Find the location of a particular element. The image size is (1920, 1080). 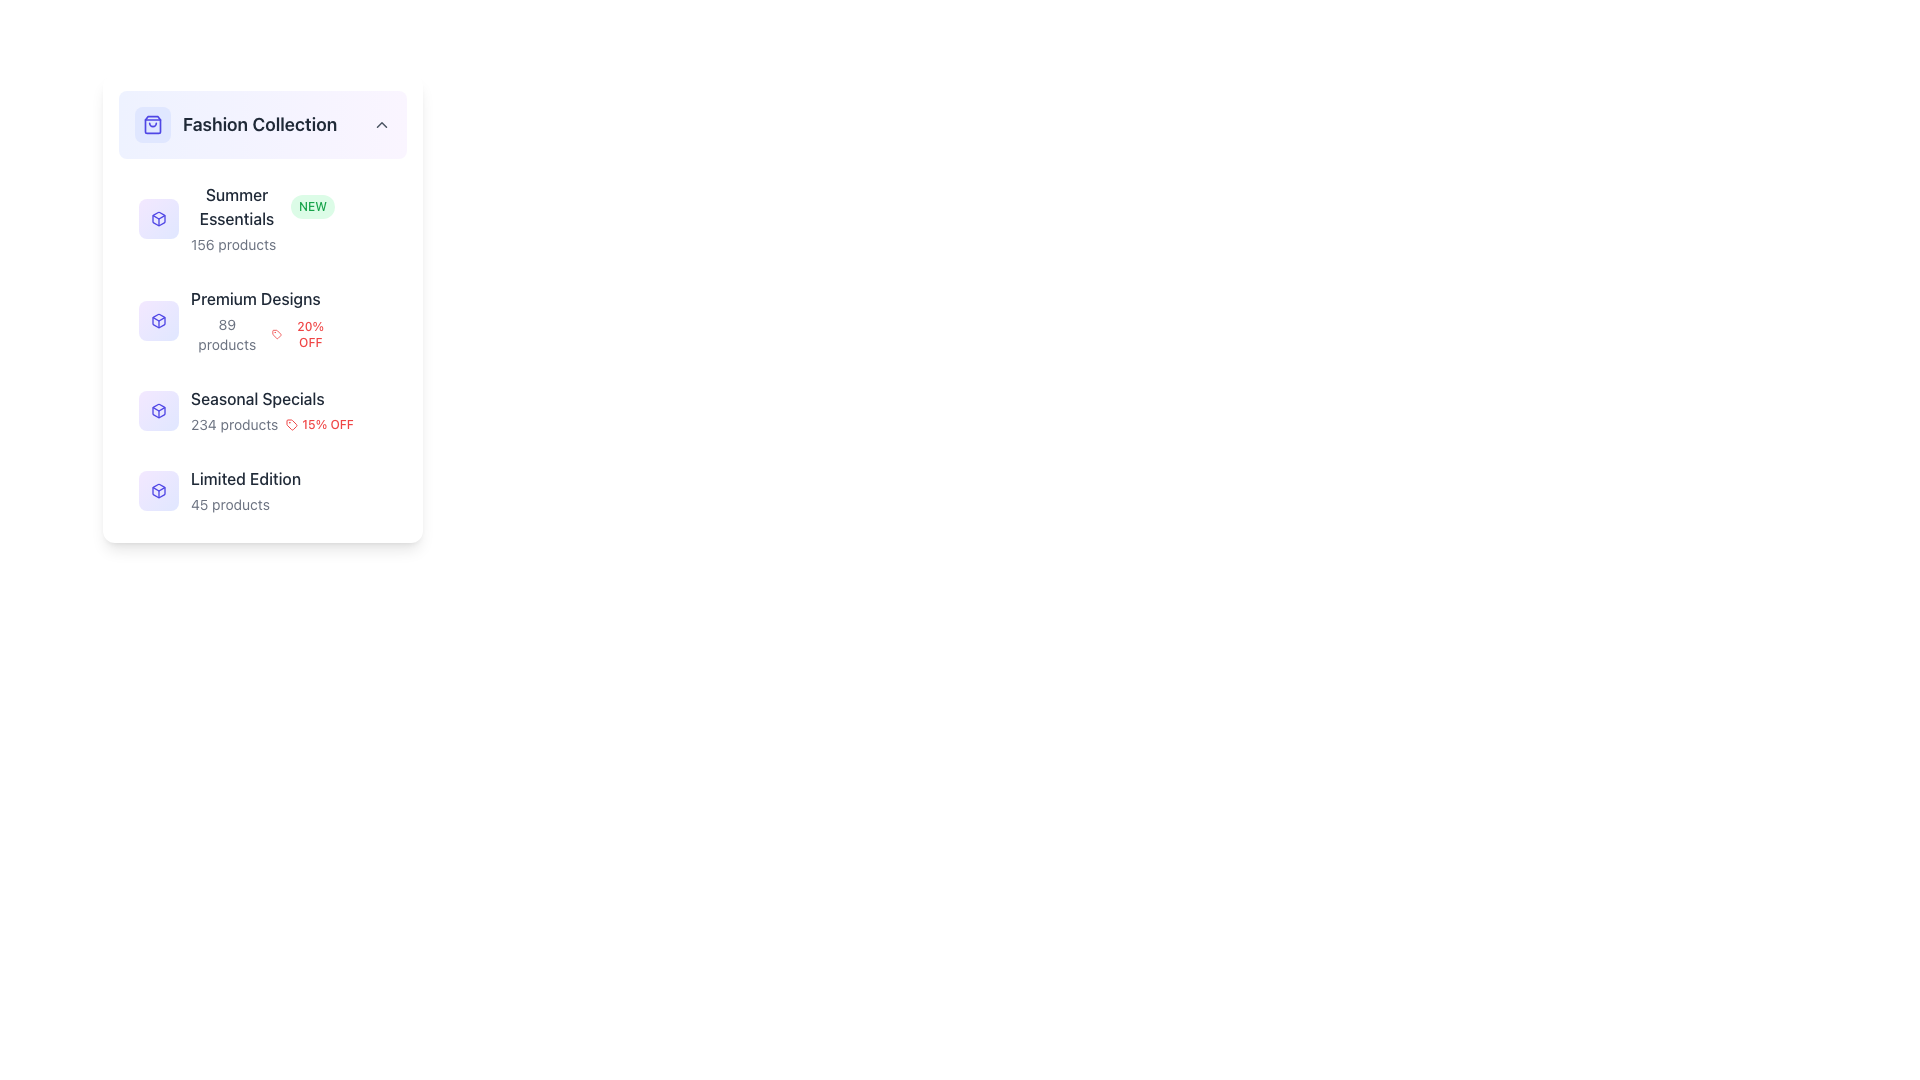

the 'Limited Edition' category label with an icon and text, which is the fourth item in the 'Fashion Collection' list, featuring a cube icon on the left and the text 'Limited Edition' with subtext '45 products' is located at coordinates (266, 490).